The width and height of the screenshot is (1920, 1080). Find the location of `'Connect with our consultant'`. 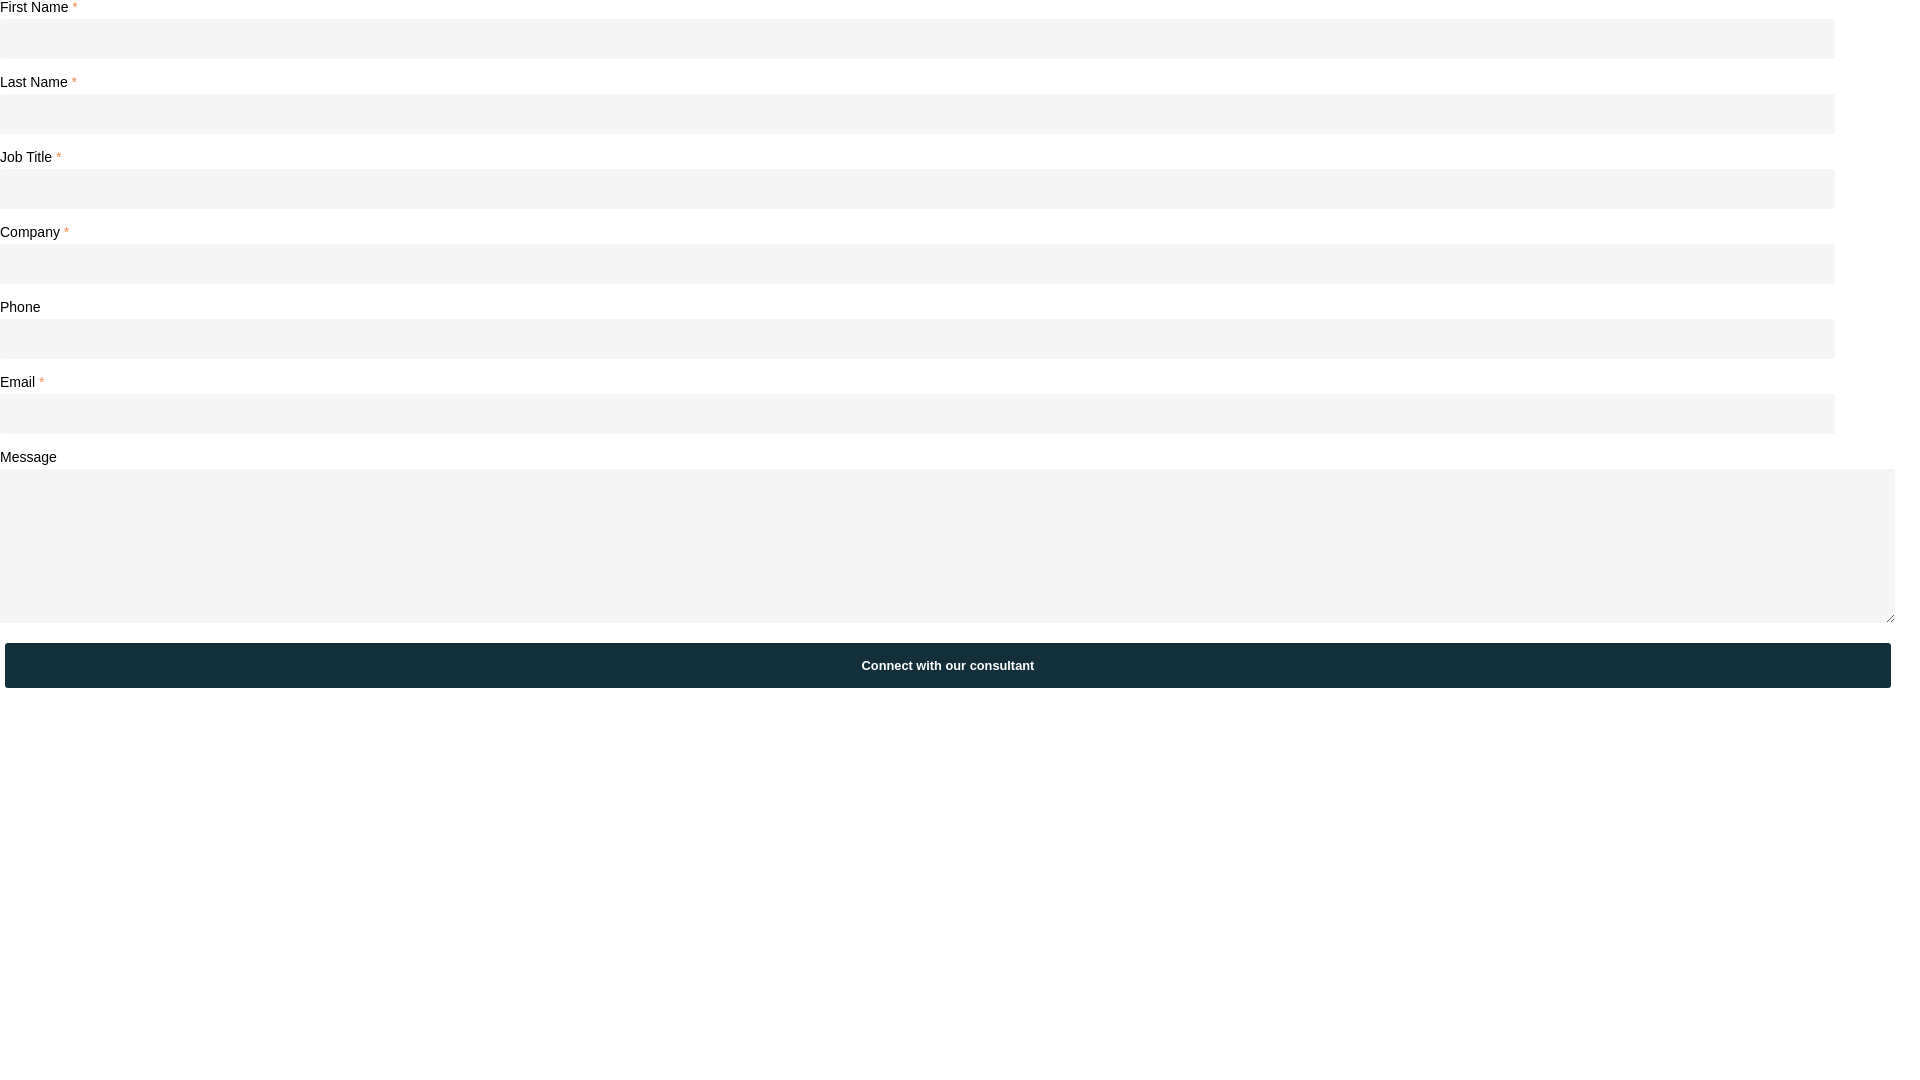

'Connect with our consultant' is located at coordinates (946, 665).